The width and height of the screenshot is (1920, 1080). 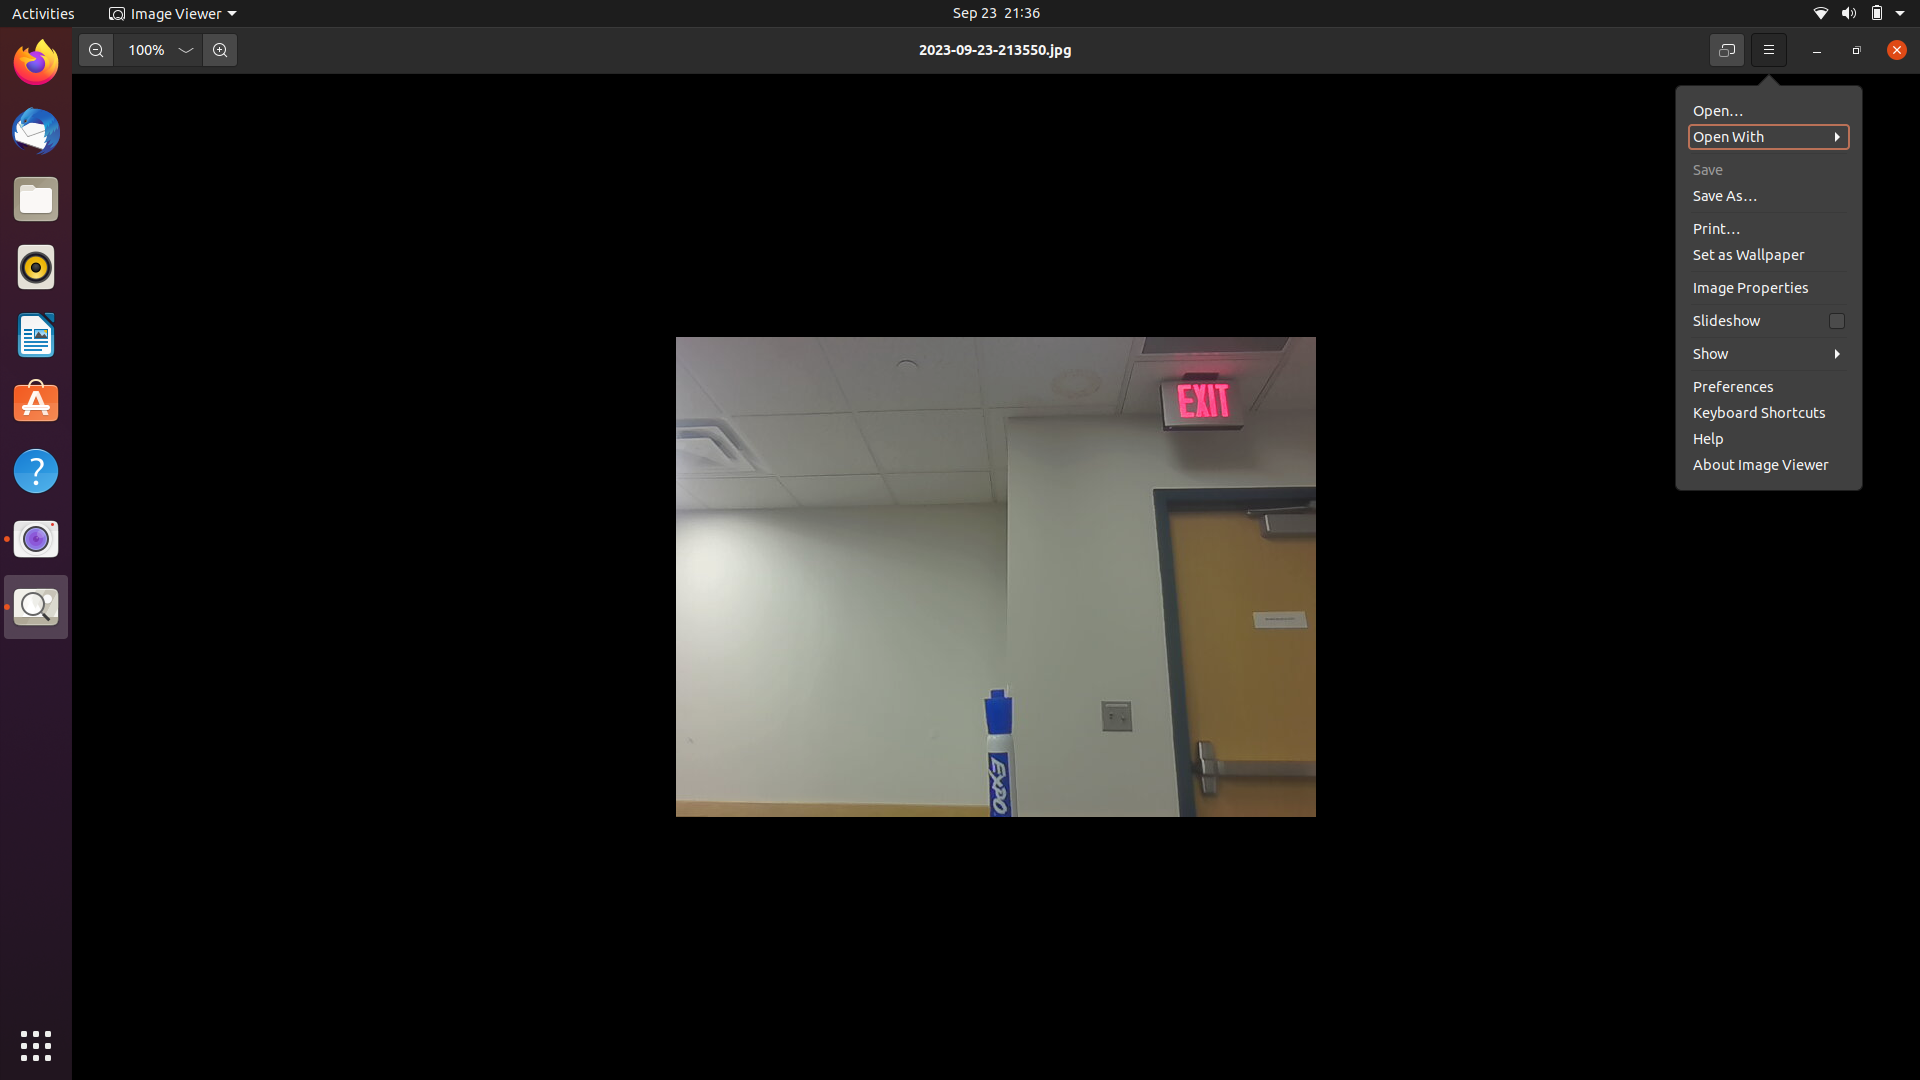 I want to click on the properties of the image, so click(x=1765, y=319).